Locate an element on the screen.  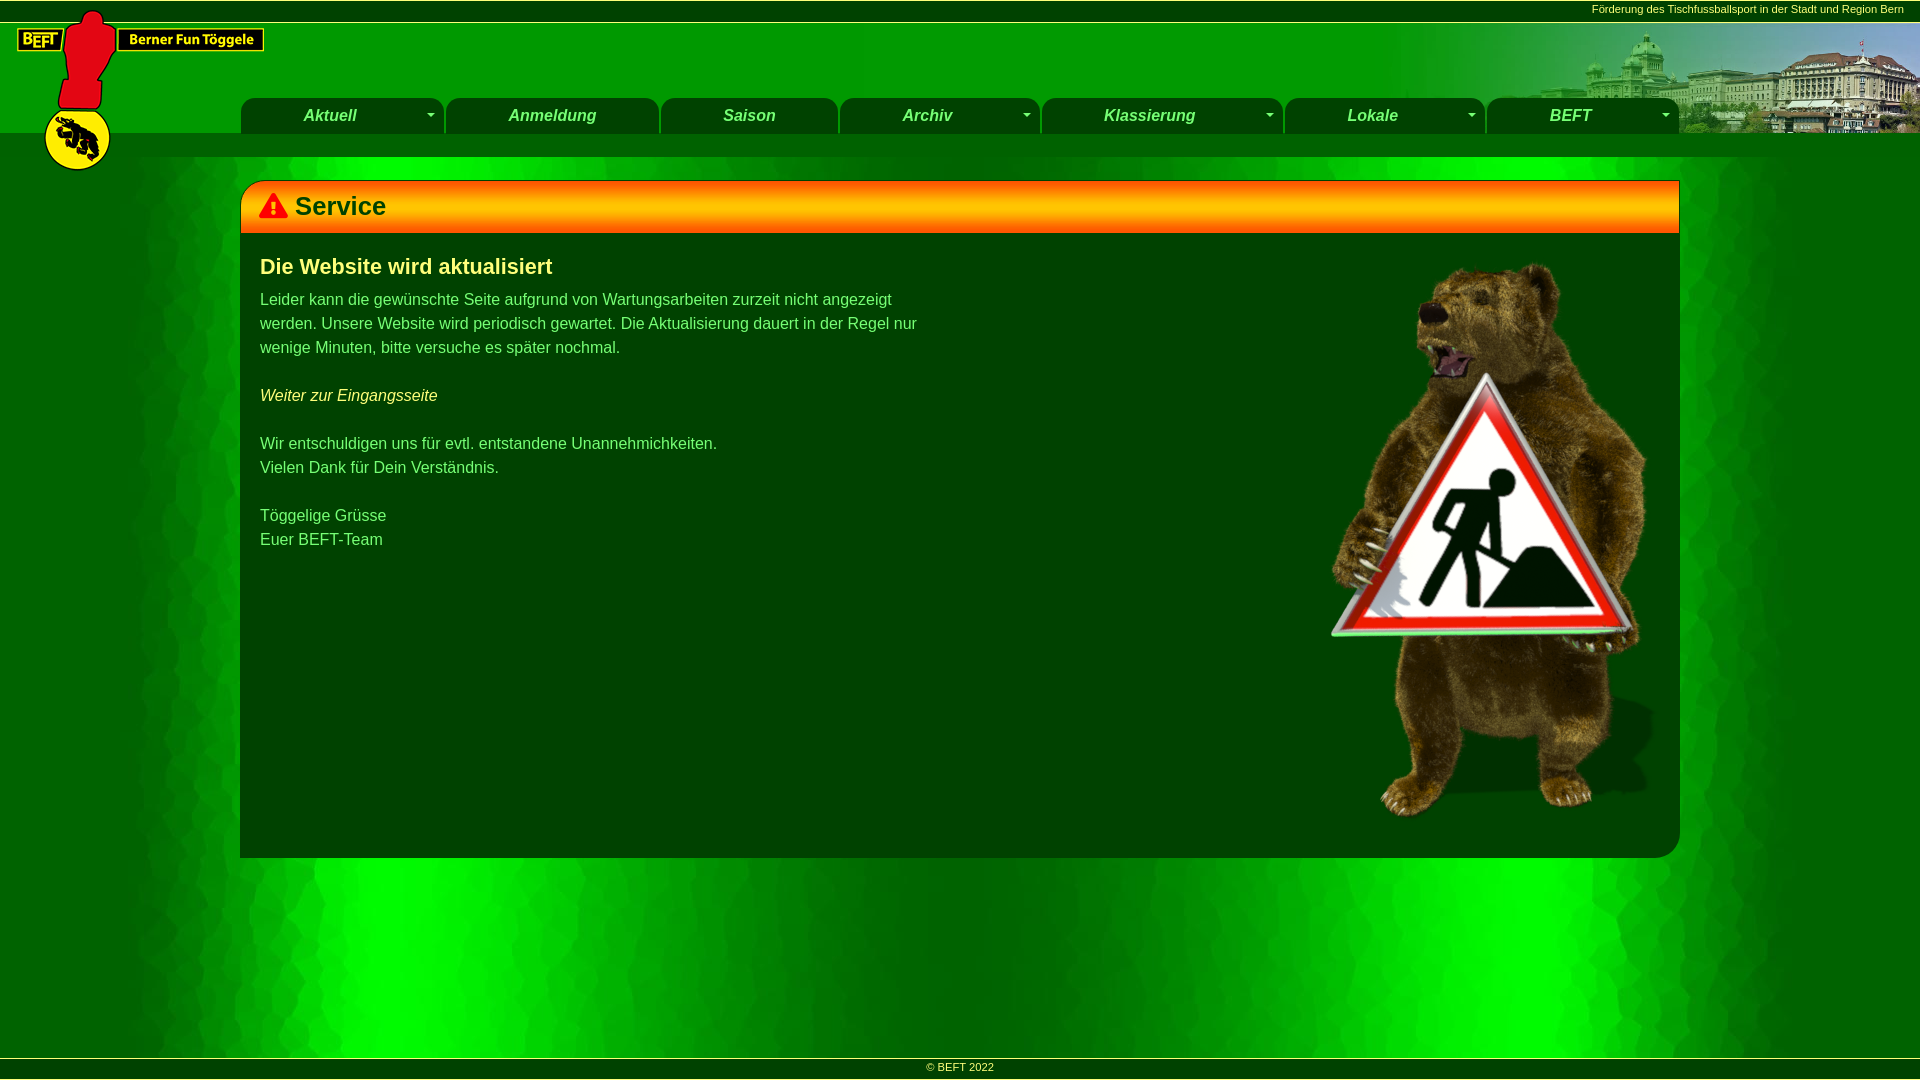
'Saison' is located at coordinates (661, 115).